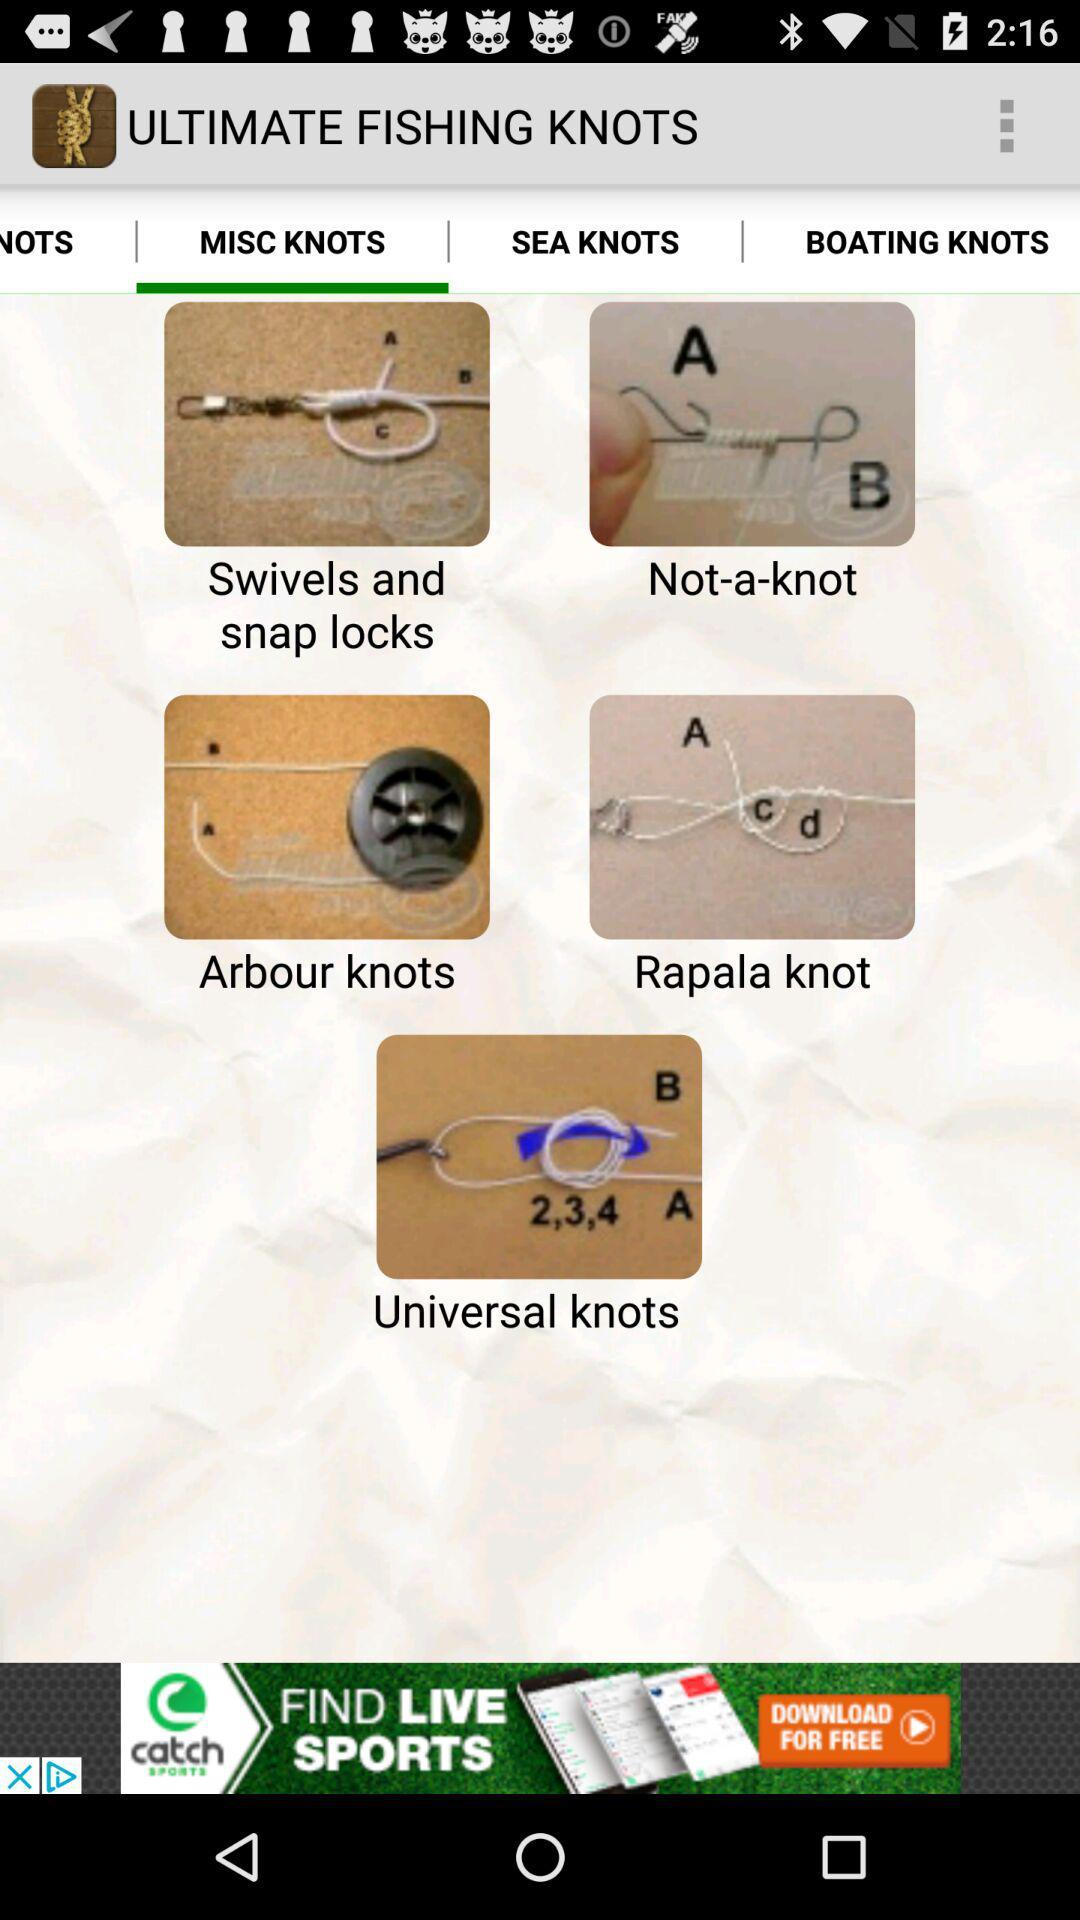 Image resolution: width=1080 pixels, height=1920 pixels. Describe the element at coordinates (326, 423) in the screenshot. I see `icon below misc knots` at that location.